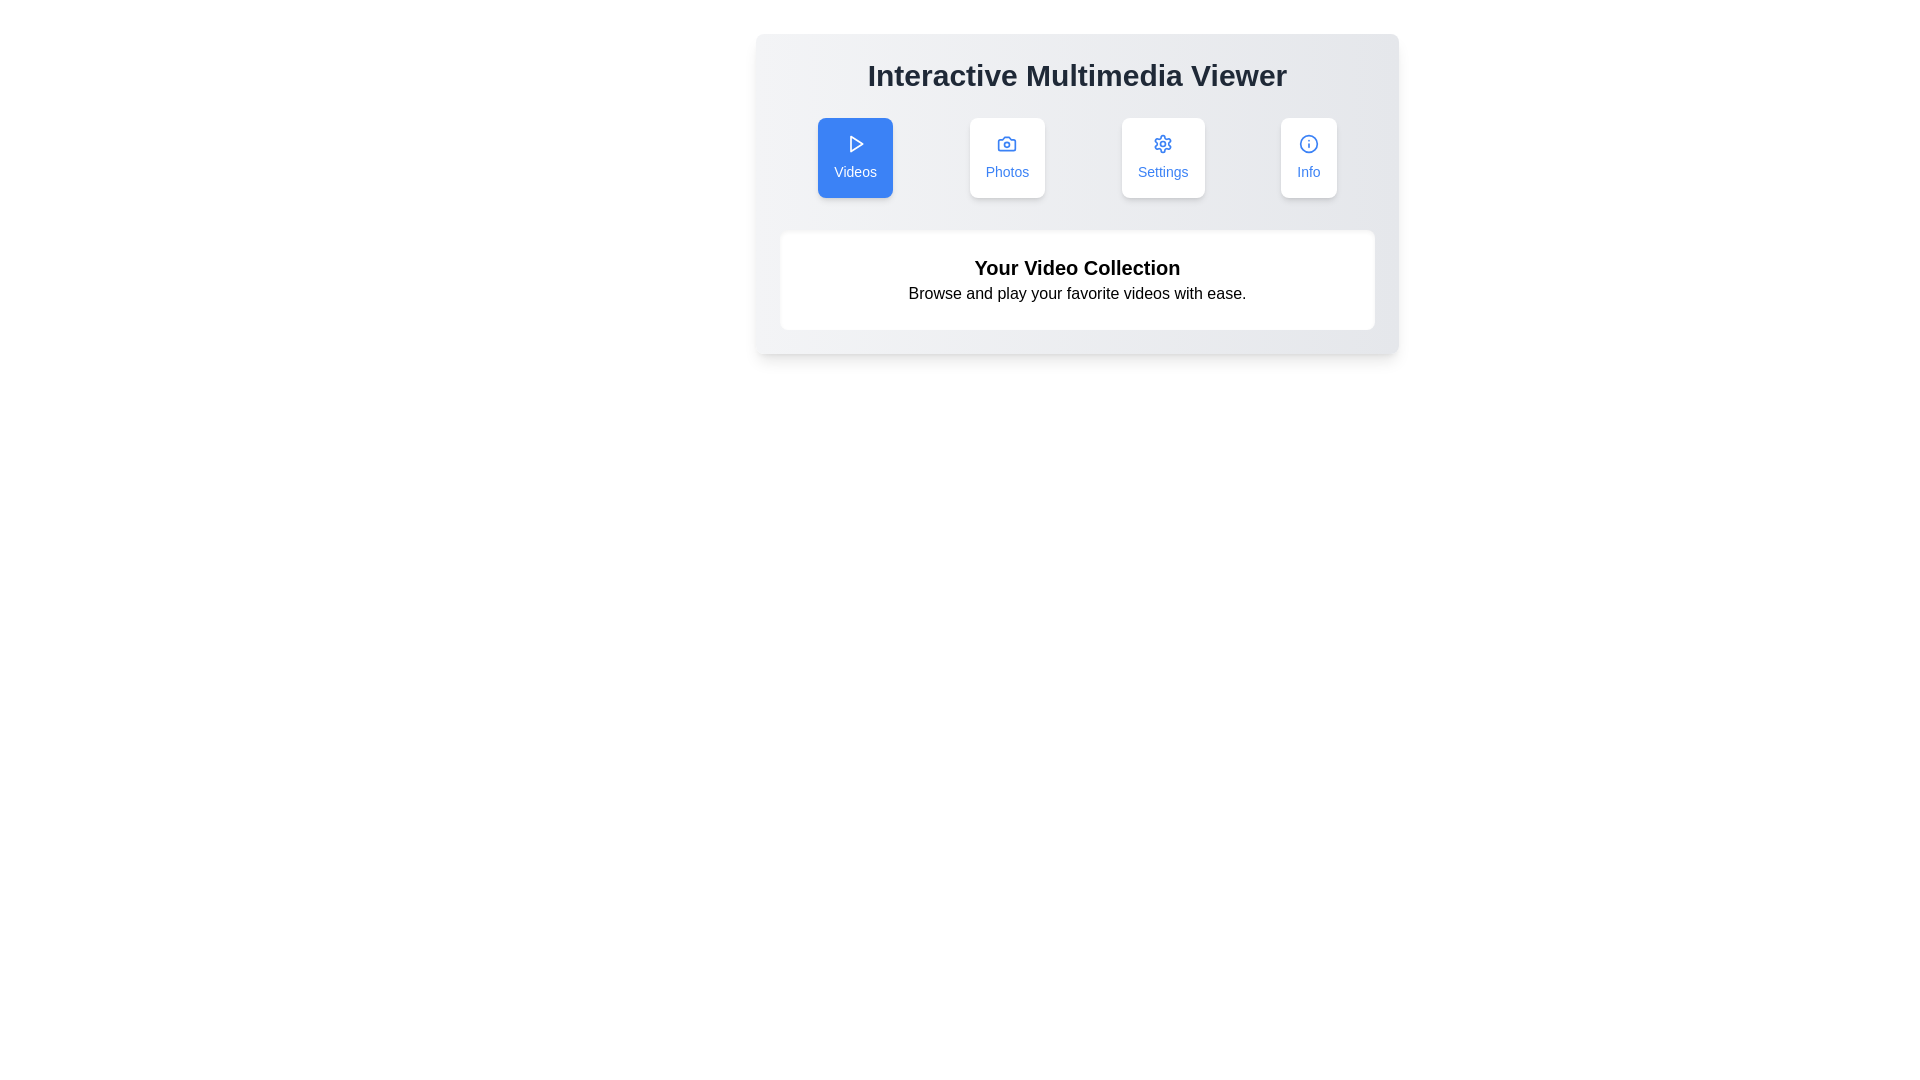  Describe the element at coordinates (855, 171) in the screenshot. I see `the 'Videos' label, which serves as a descriptive text below the play icon in the first card of the horizontal row containing 'Photos', 'Settings', and 'Info'` at that location.